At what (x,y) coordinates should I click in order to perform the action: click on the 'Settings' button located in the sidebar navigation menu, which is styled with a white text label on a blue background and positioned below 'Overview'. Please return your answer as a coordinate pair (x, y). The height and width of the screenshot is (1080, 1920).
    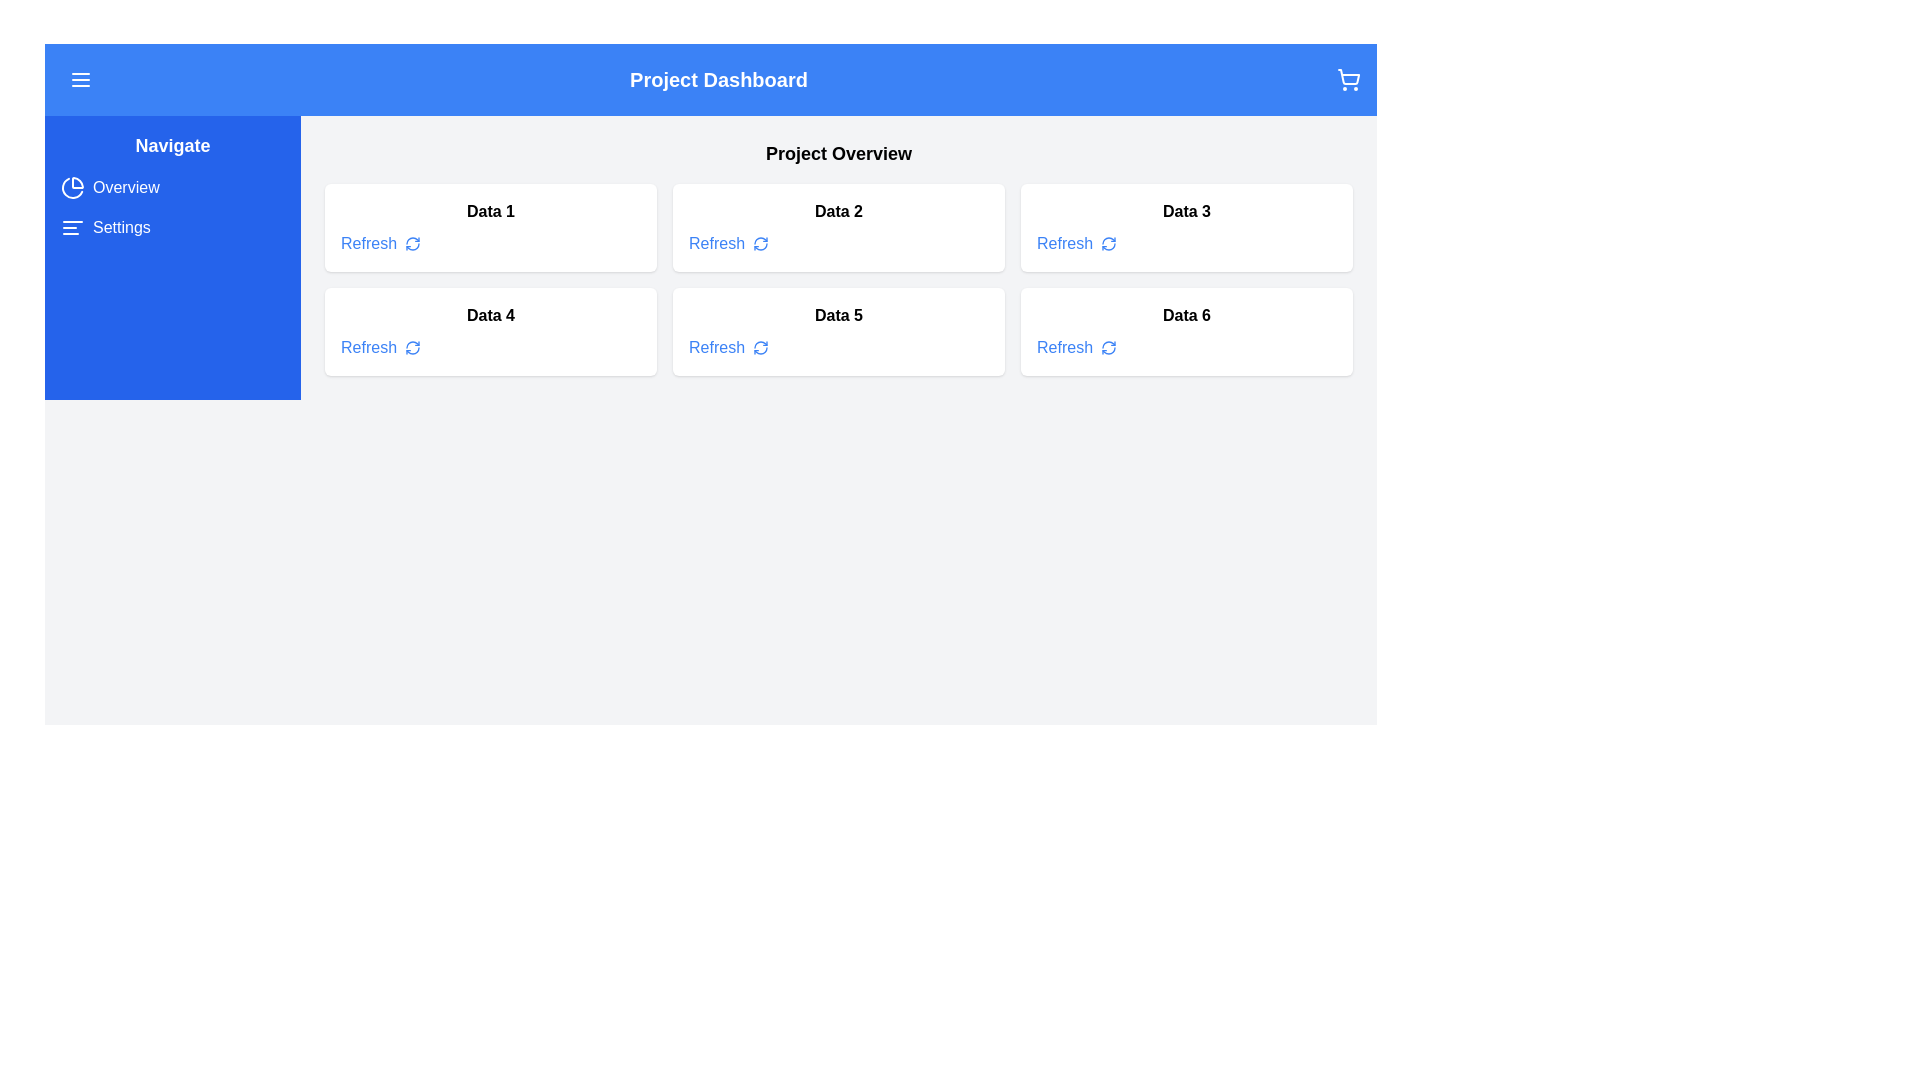
    Looking at the image, I should click on (104, 226).